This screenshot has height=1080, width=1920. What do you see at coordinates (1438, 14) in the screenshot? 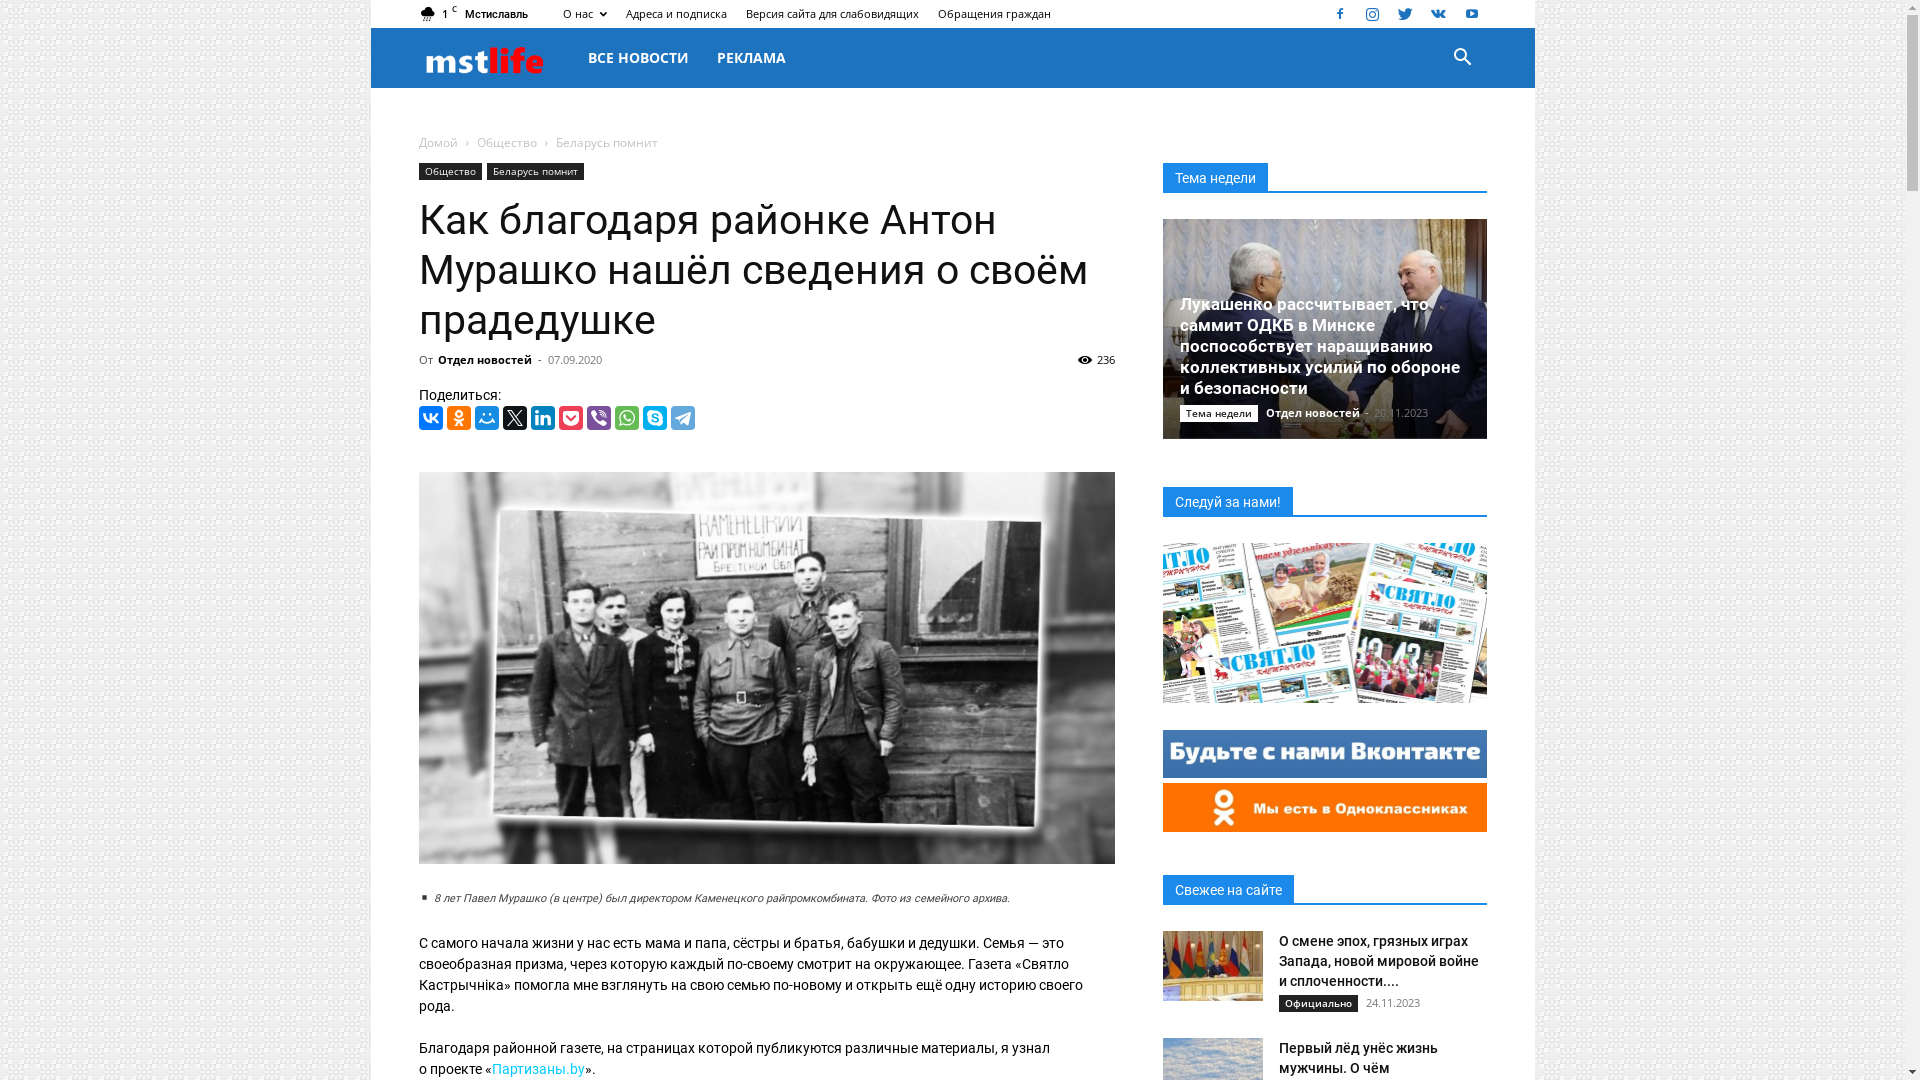
I see `'VKontakte'` at bounding box center [1438, 14].